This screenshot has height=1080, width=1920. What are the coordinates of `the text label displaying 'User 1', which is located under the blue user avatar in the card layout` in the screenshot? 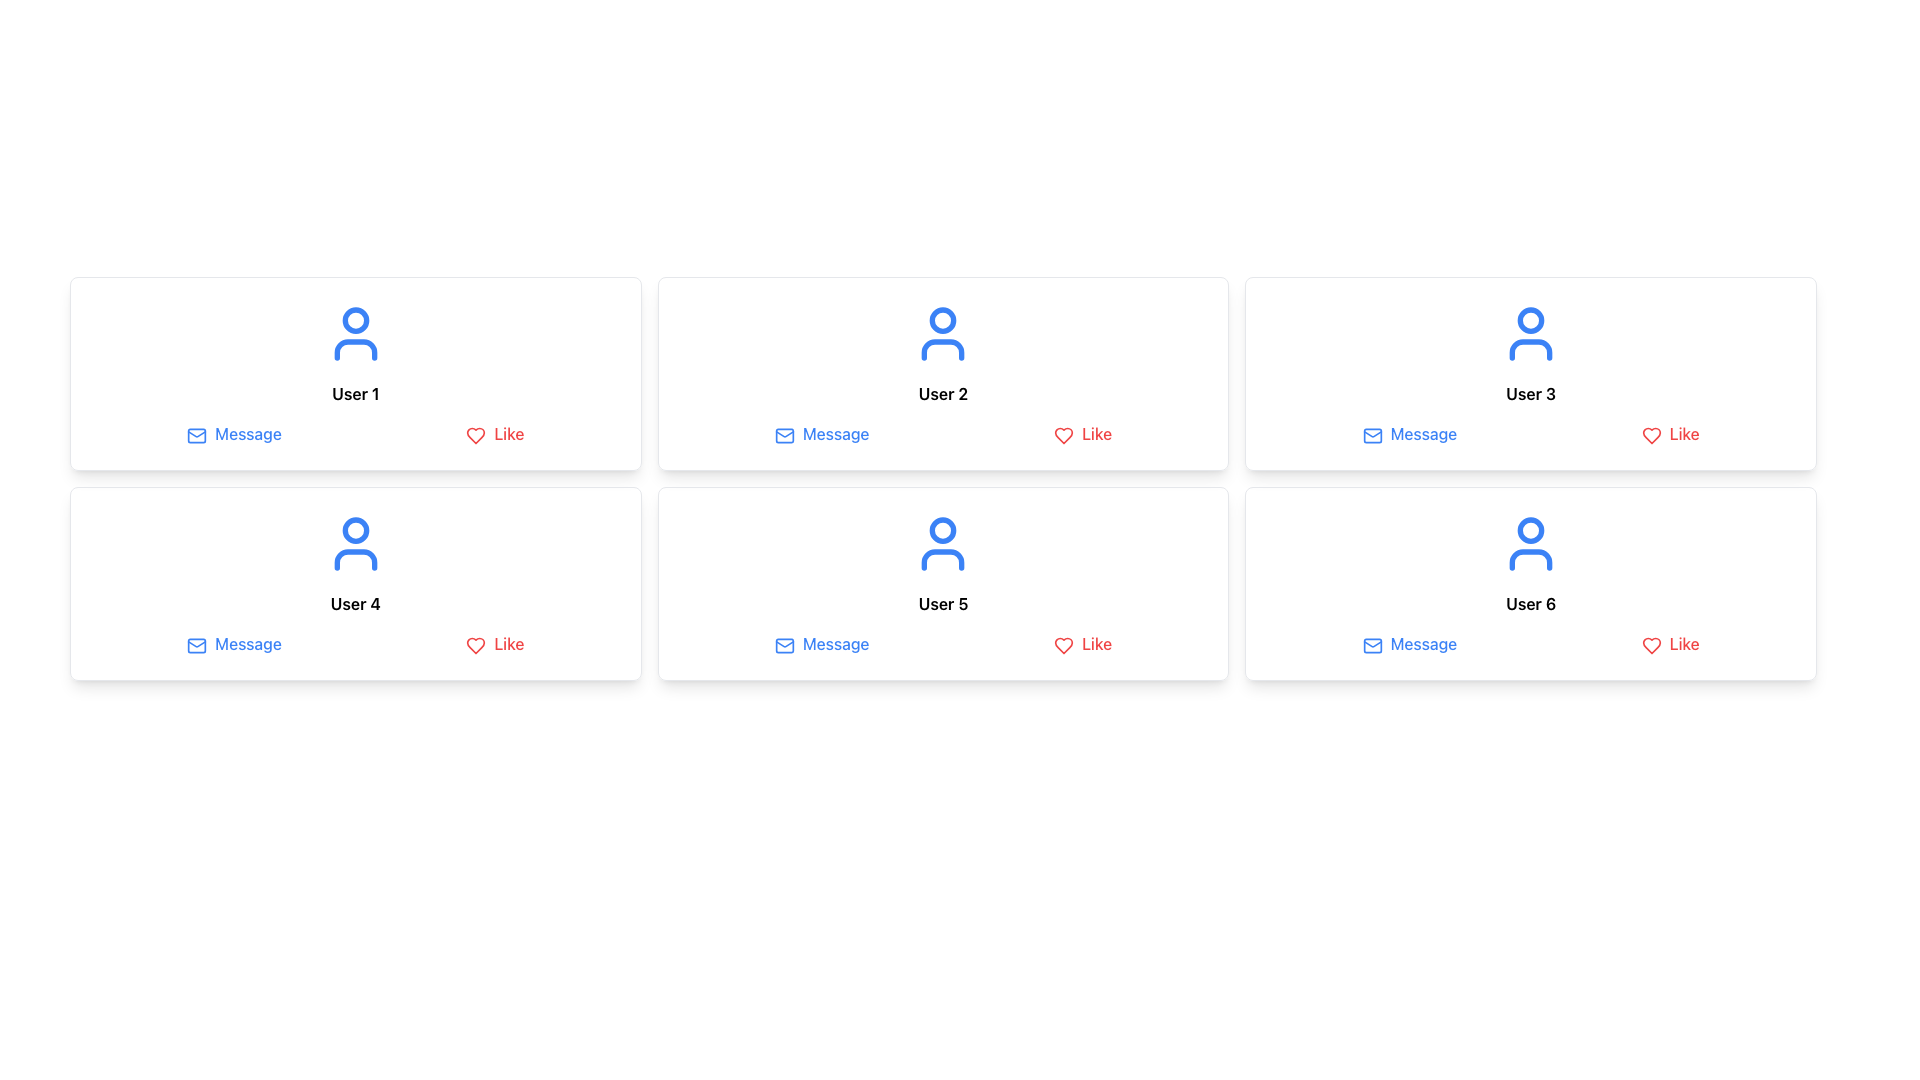 It's located at (355, 393).